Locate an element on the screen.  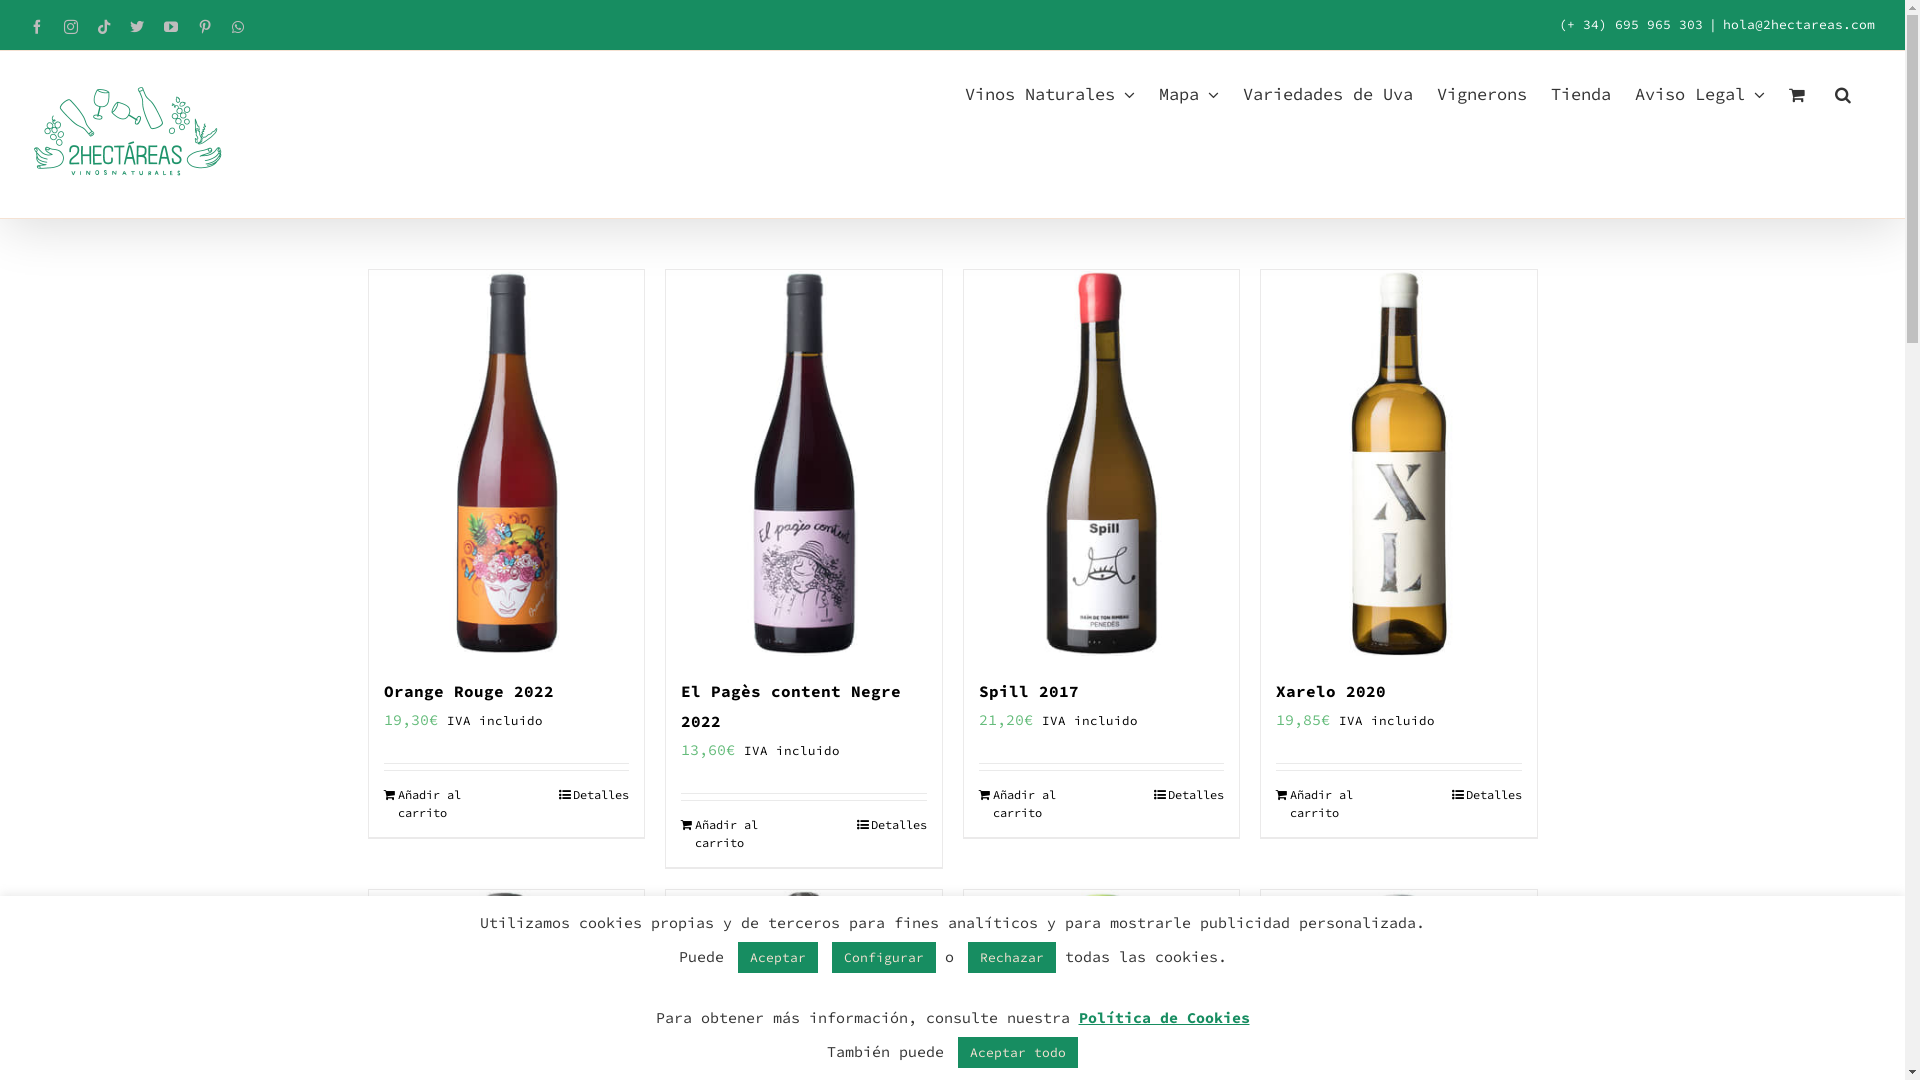
'Rechazar' is located at coordinates (968, 956).